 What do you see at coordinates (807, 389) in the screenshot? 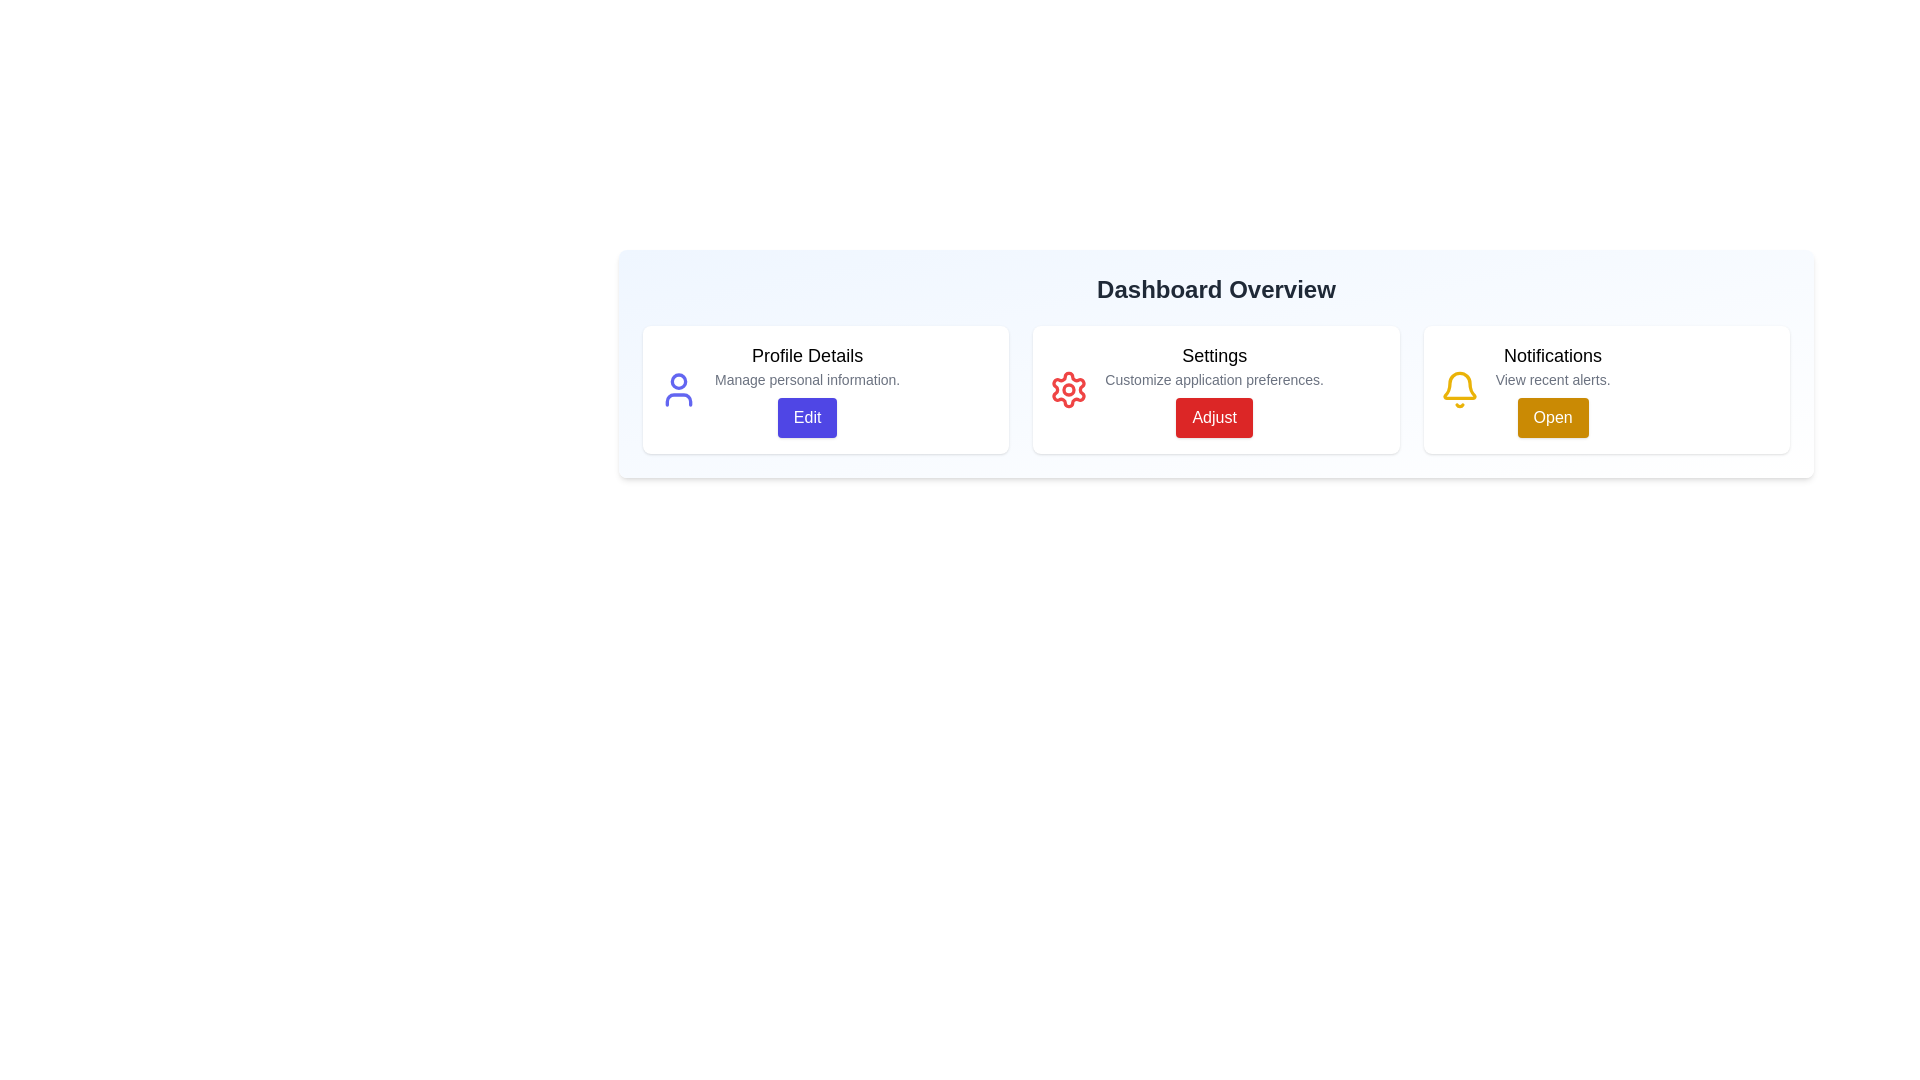
I see `the 'Edit' button in the 'Profile Details' section to initiate the editing of profile details` at bounding box center [807, 389].